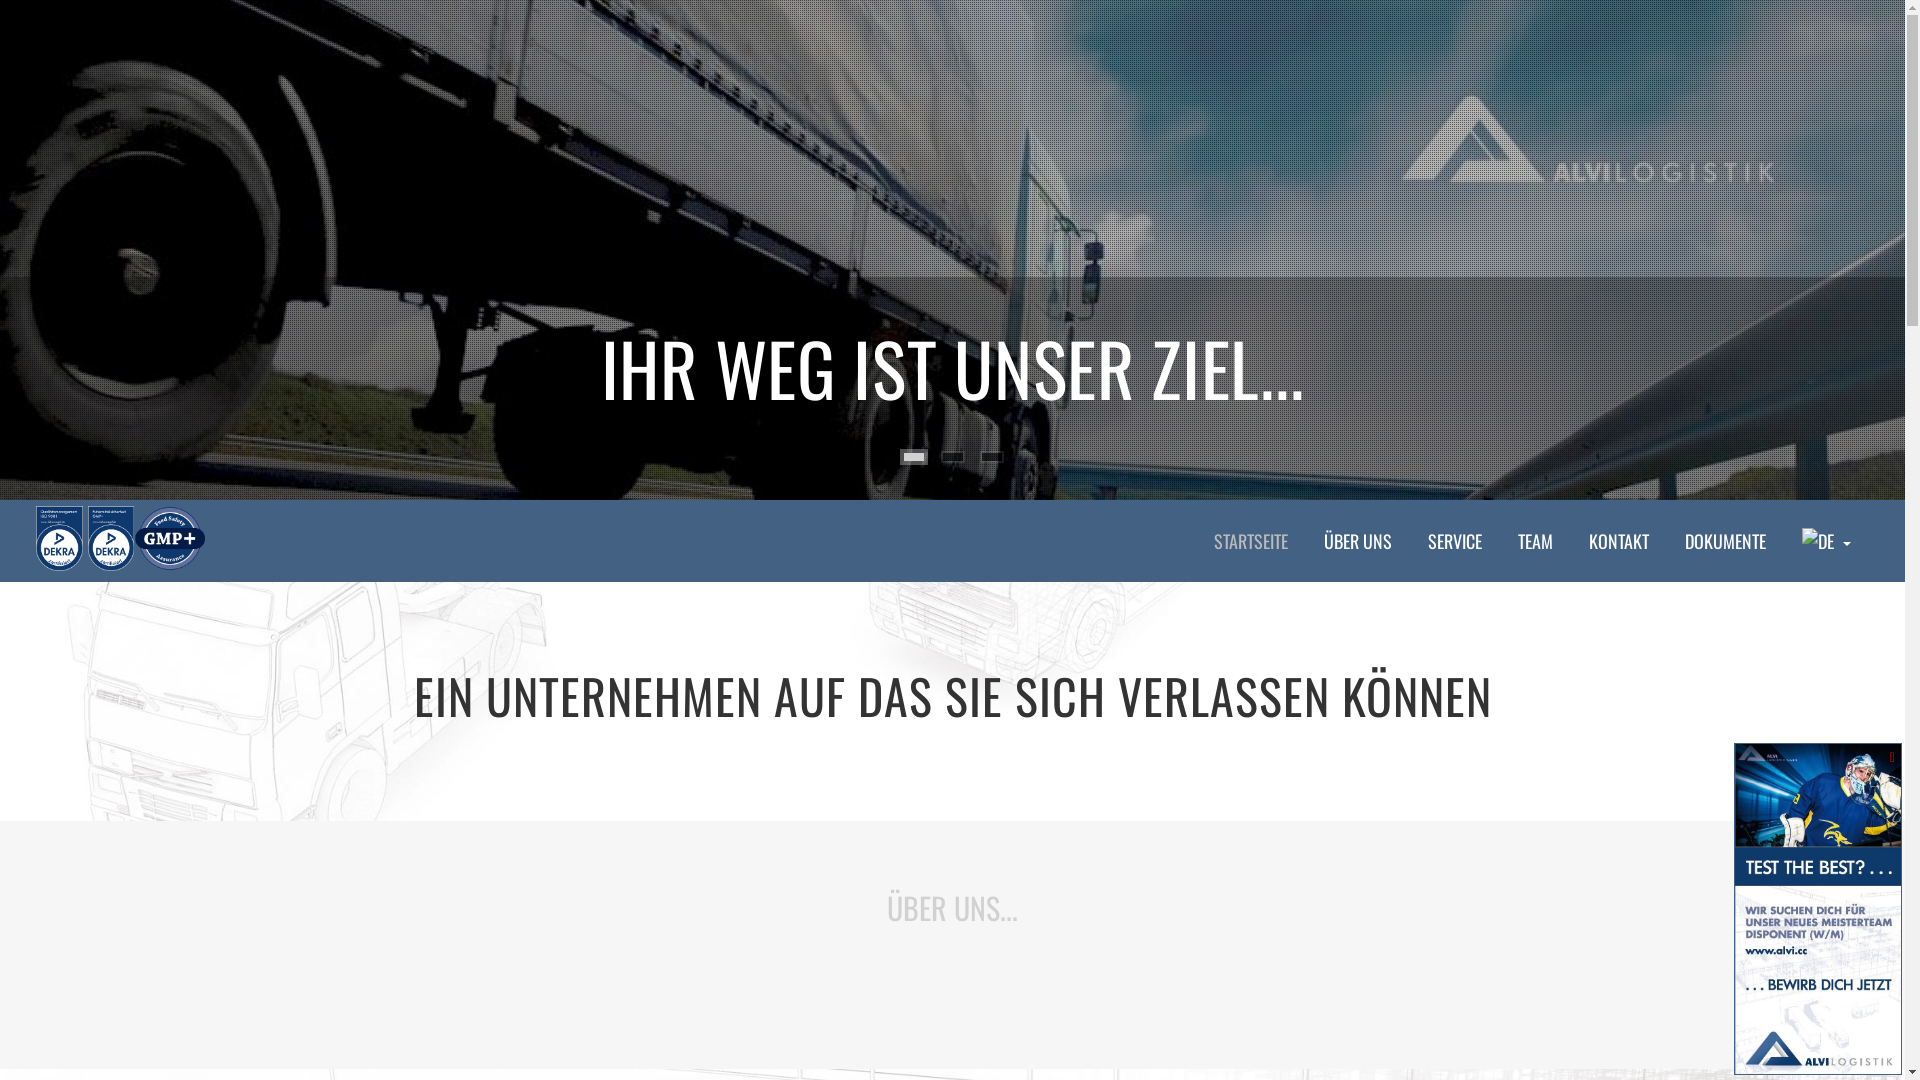  I want to click on 'Deutsch', so click(1801, 540).